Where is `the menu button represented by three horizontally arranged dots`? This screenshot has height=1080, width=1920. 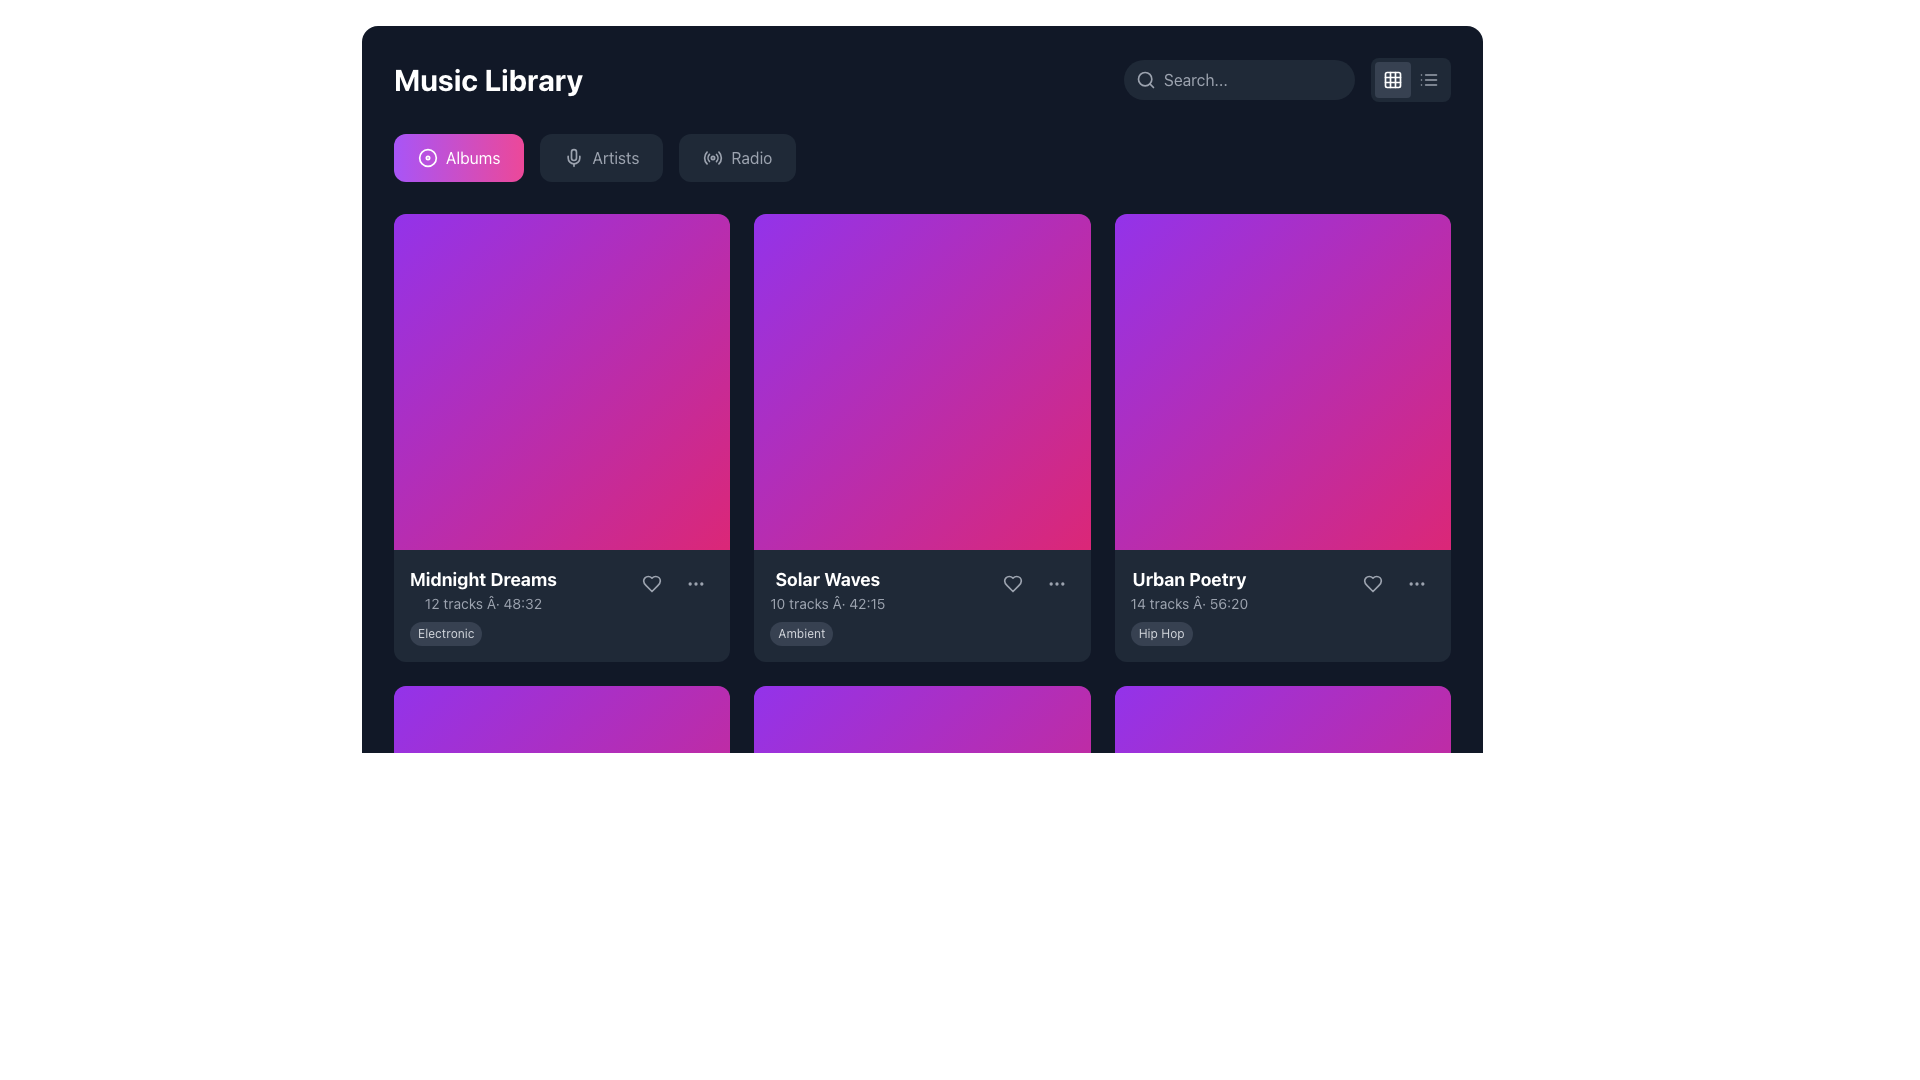
the menu button represented by three horizontally arranged dots is located at coordinates (1415, 583).